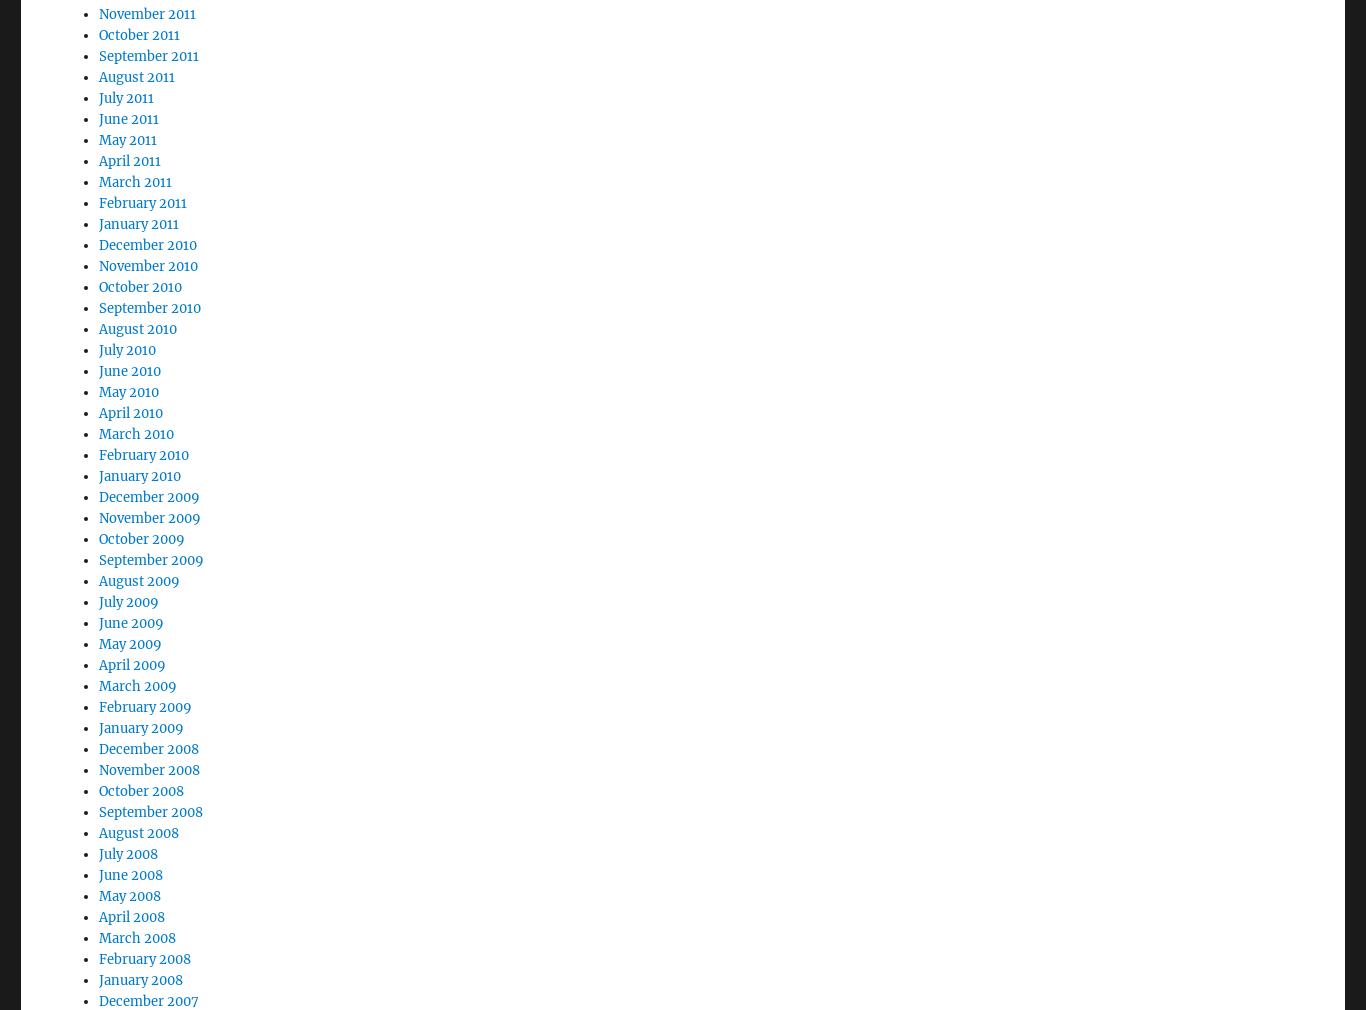  What do you see at coordinates (148, 463) in the screenshot?
I see `'November 2009'` at bounding box center [148, 463].